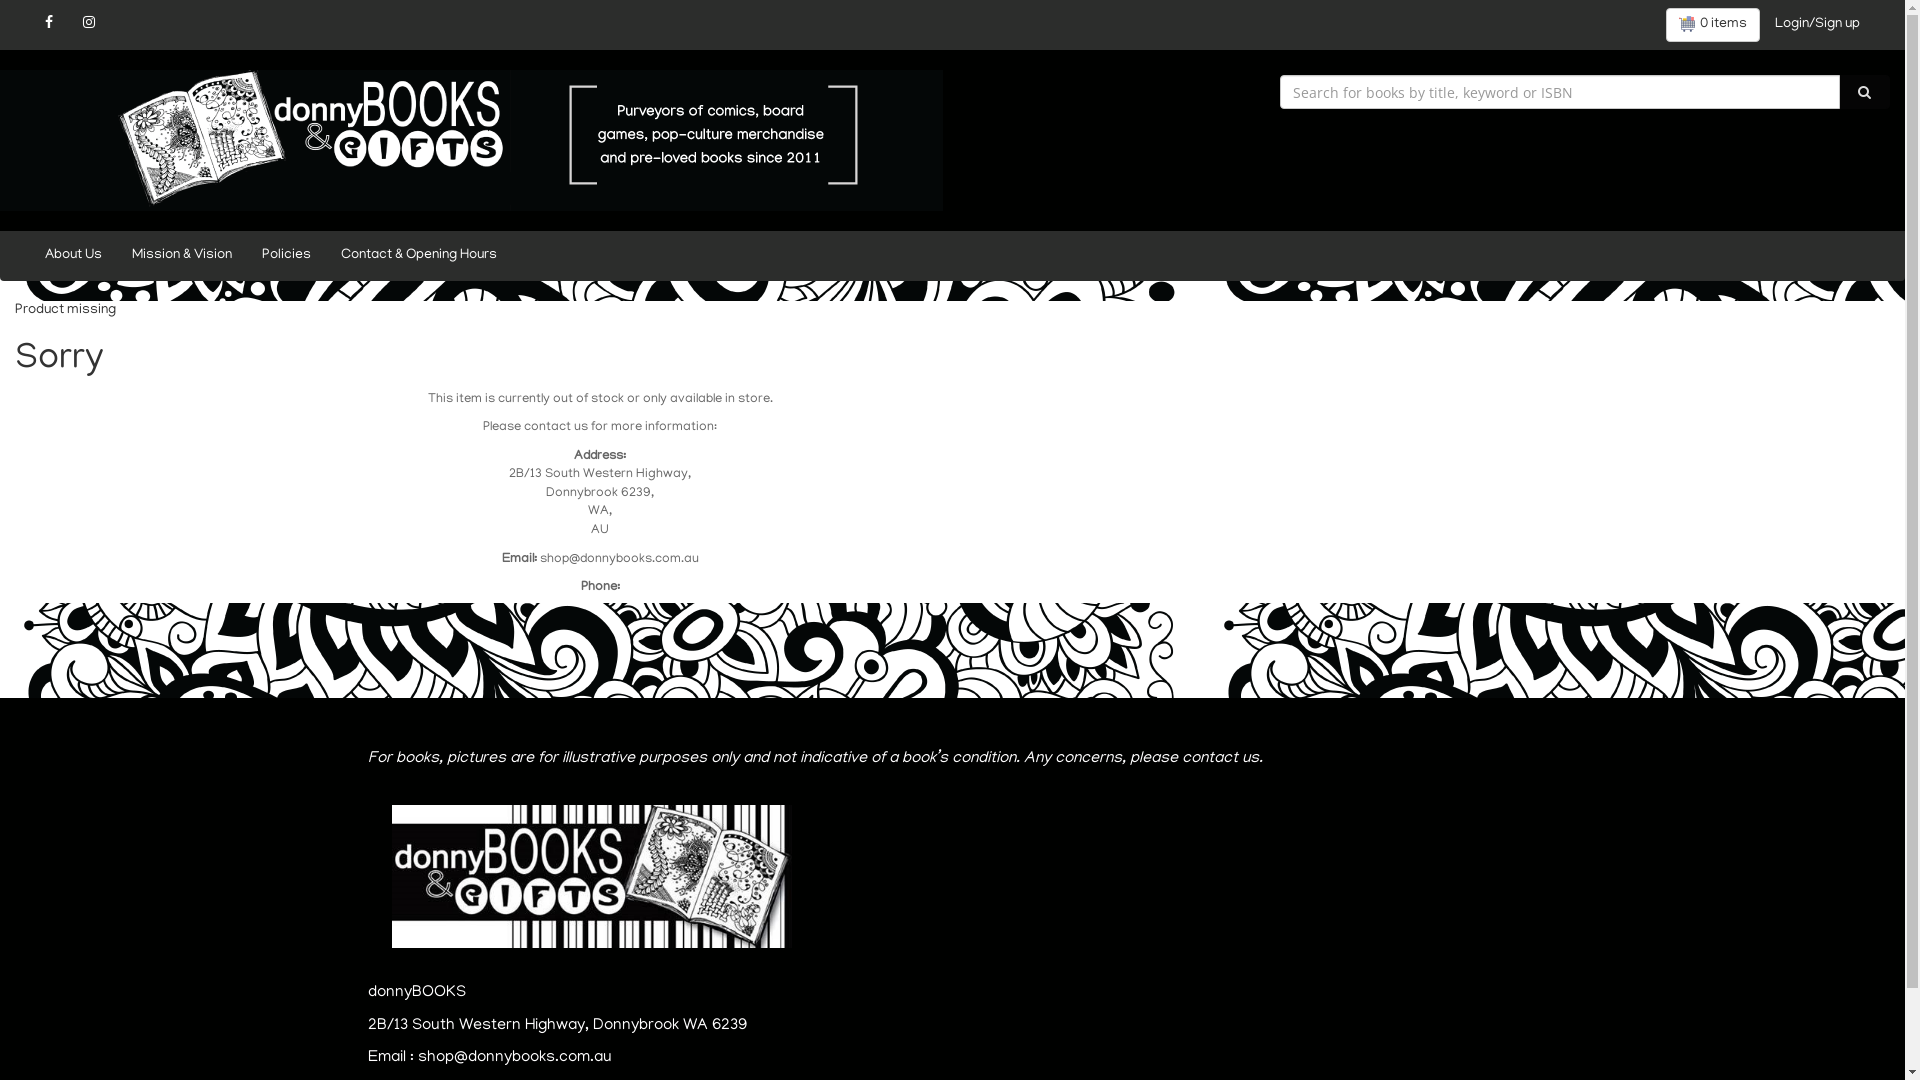 This screenshot has height=1080, width=1920. I want to click on '0 items', so click(1712, 24).